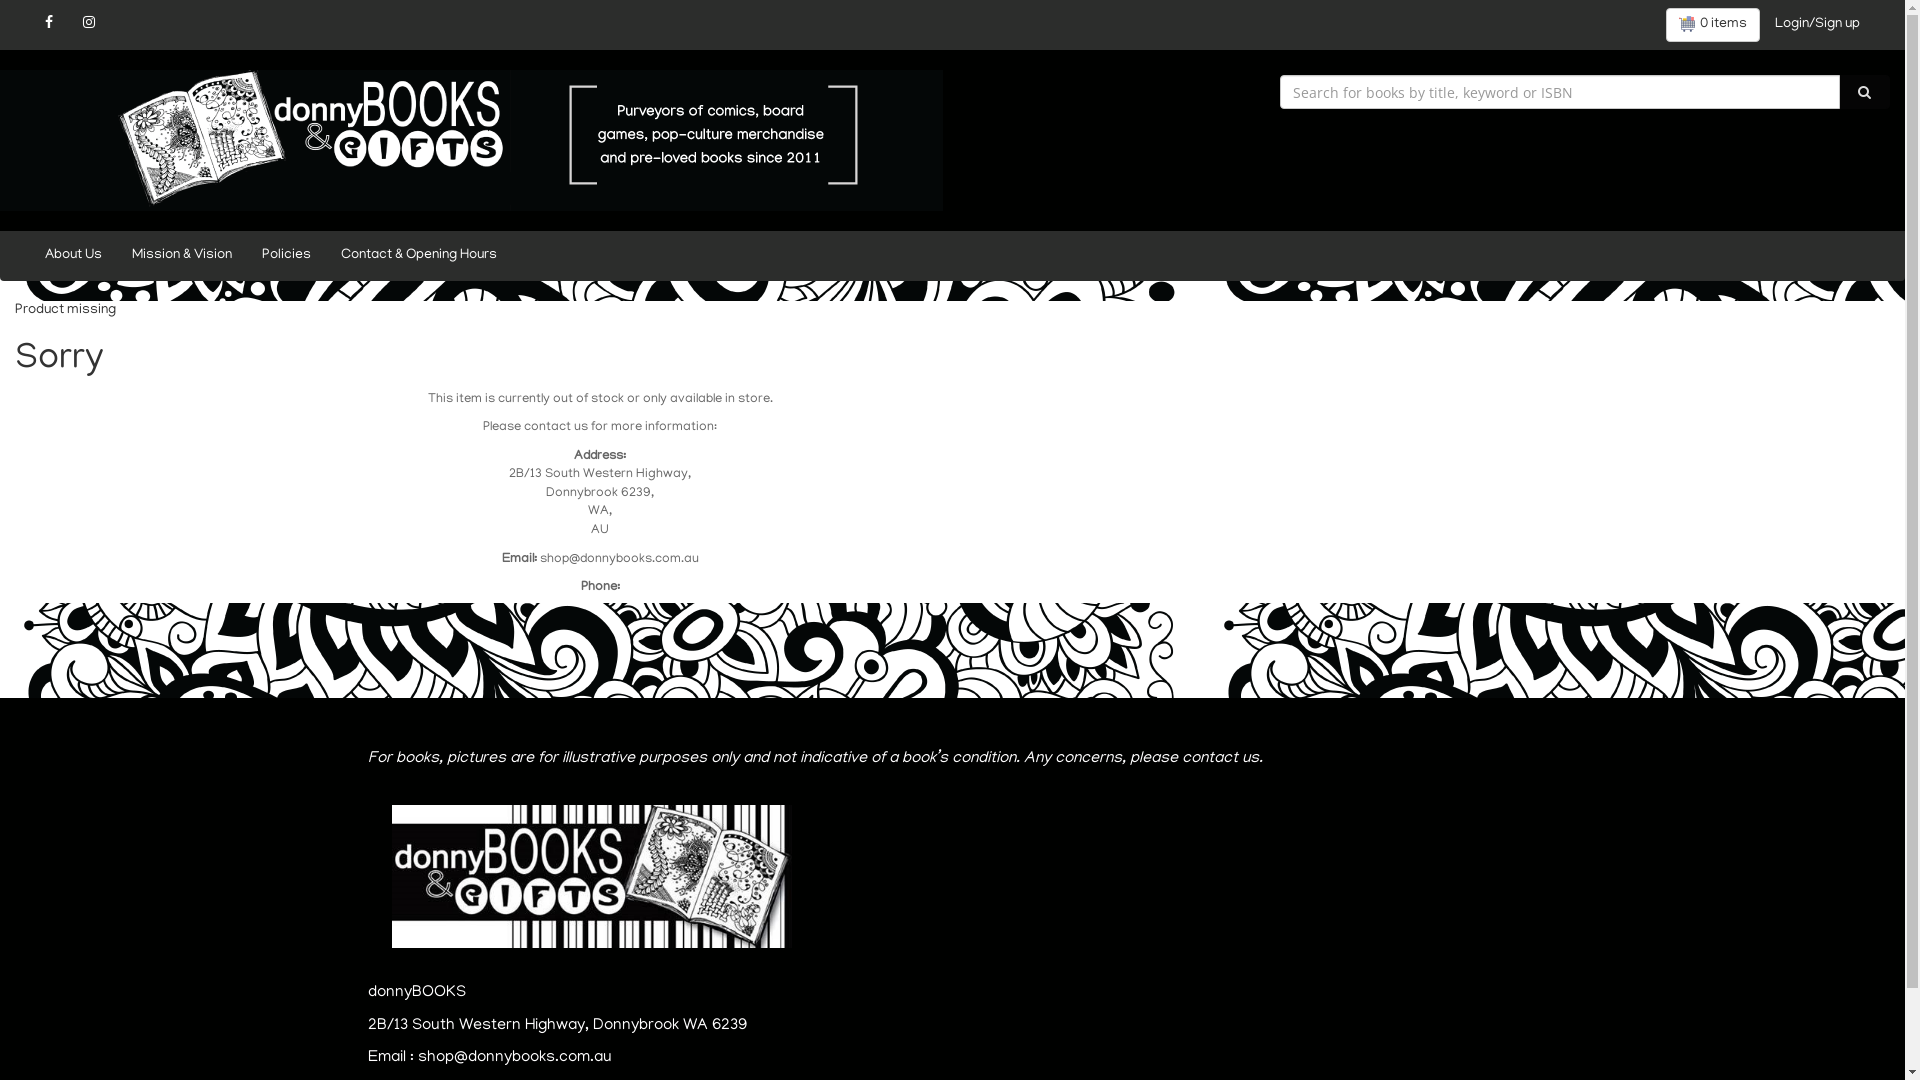 This screenshot has height=1080, width=1920. I want to click on '0 items', so click(1712, 24).